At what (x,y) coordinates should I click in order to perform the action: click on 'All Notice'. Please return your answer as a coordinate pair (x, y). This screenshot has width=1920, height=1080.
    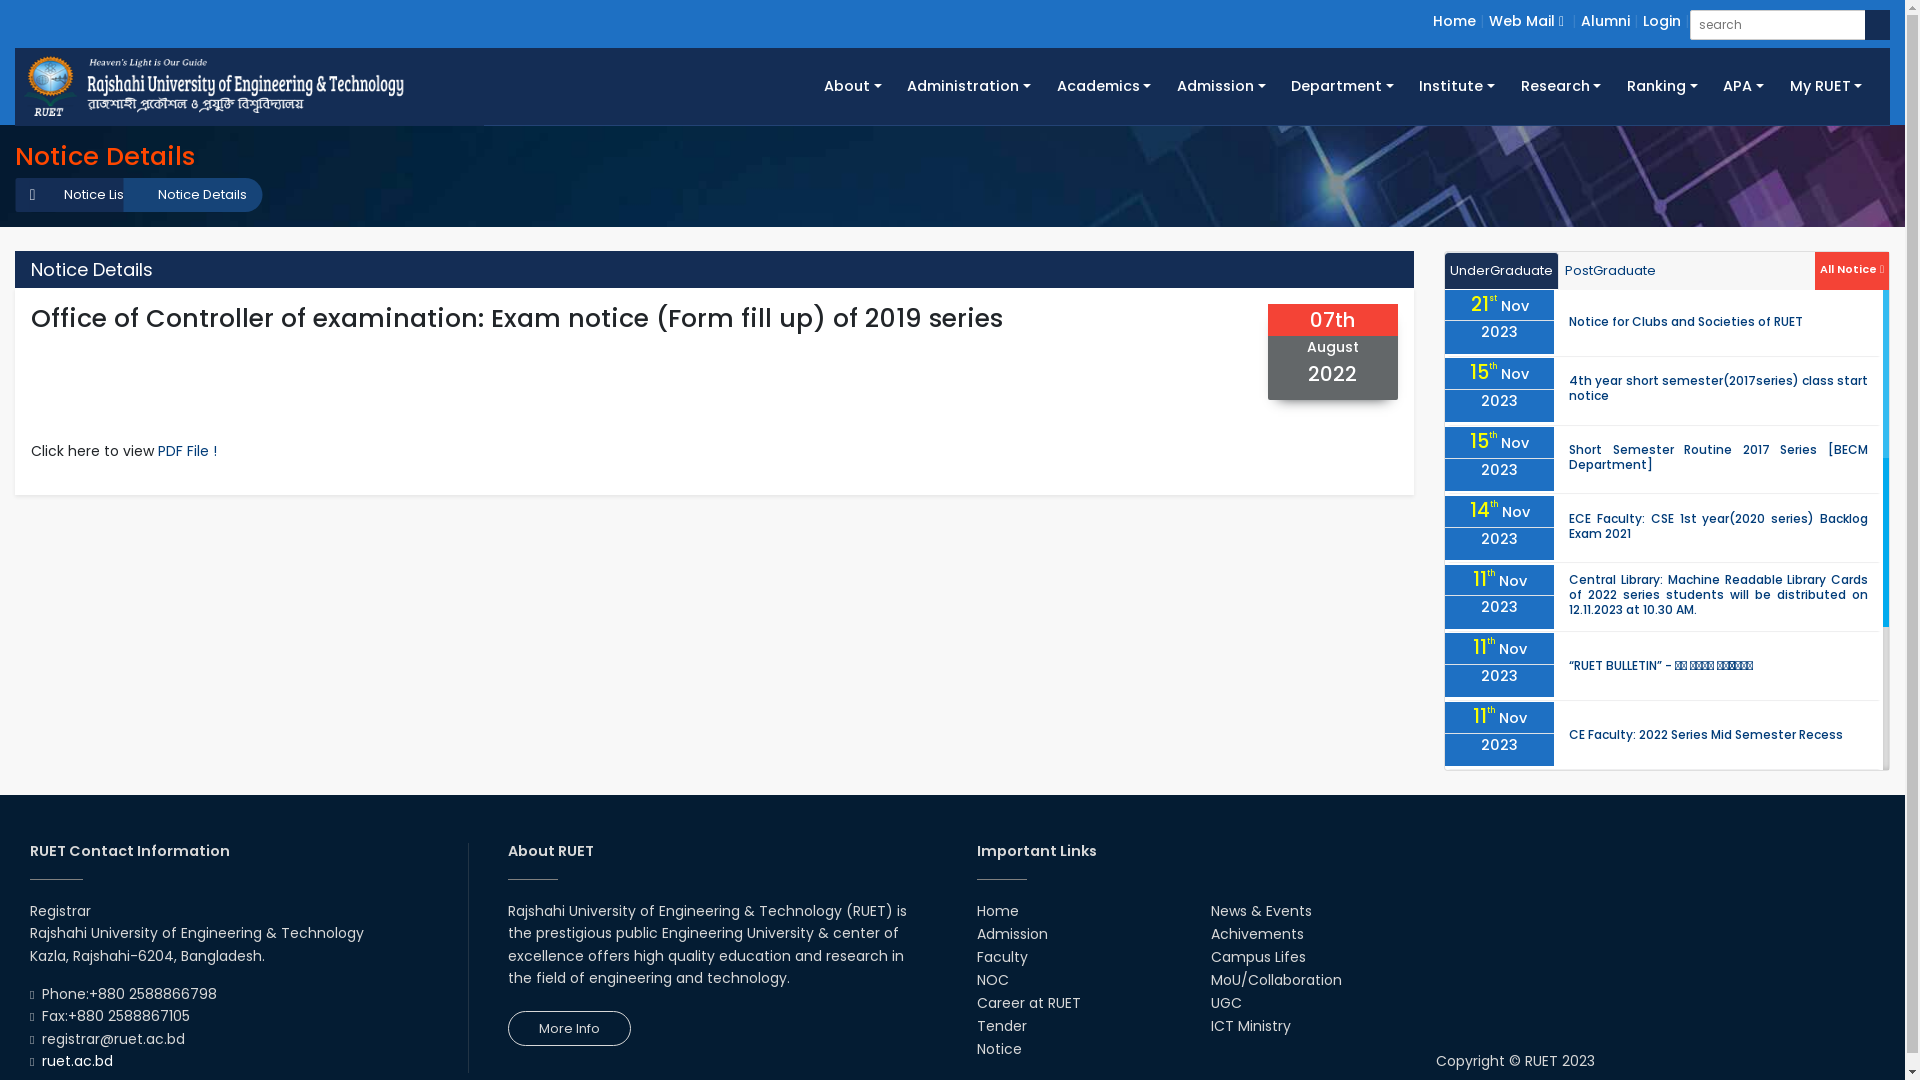
    Looking at the image, I should click on (1851, 266).